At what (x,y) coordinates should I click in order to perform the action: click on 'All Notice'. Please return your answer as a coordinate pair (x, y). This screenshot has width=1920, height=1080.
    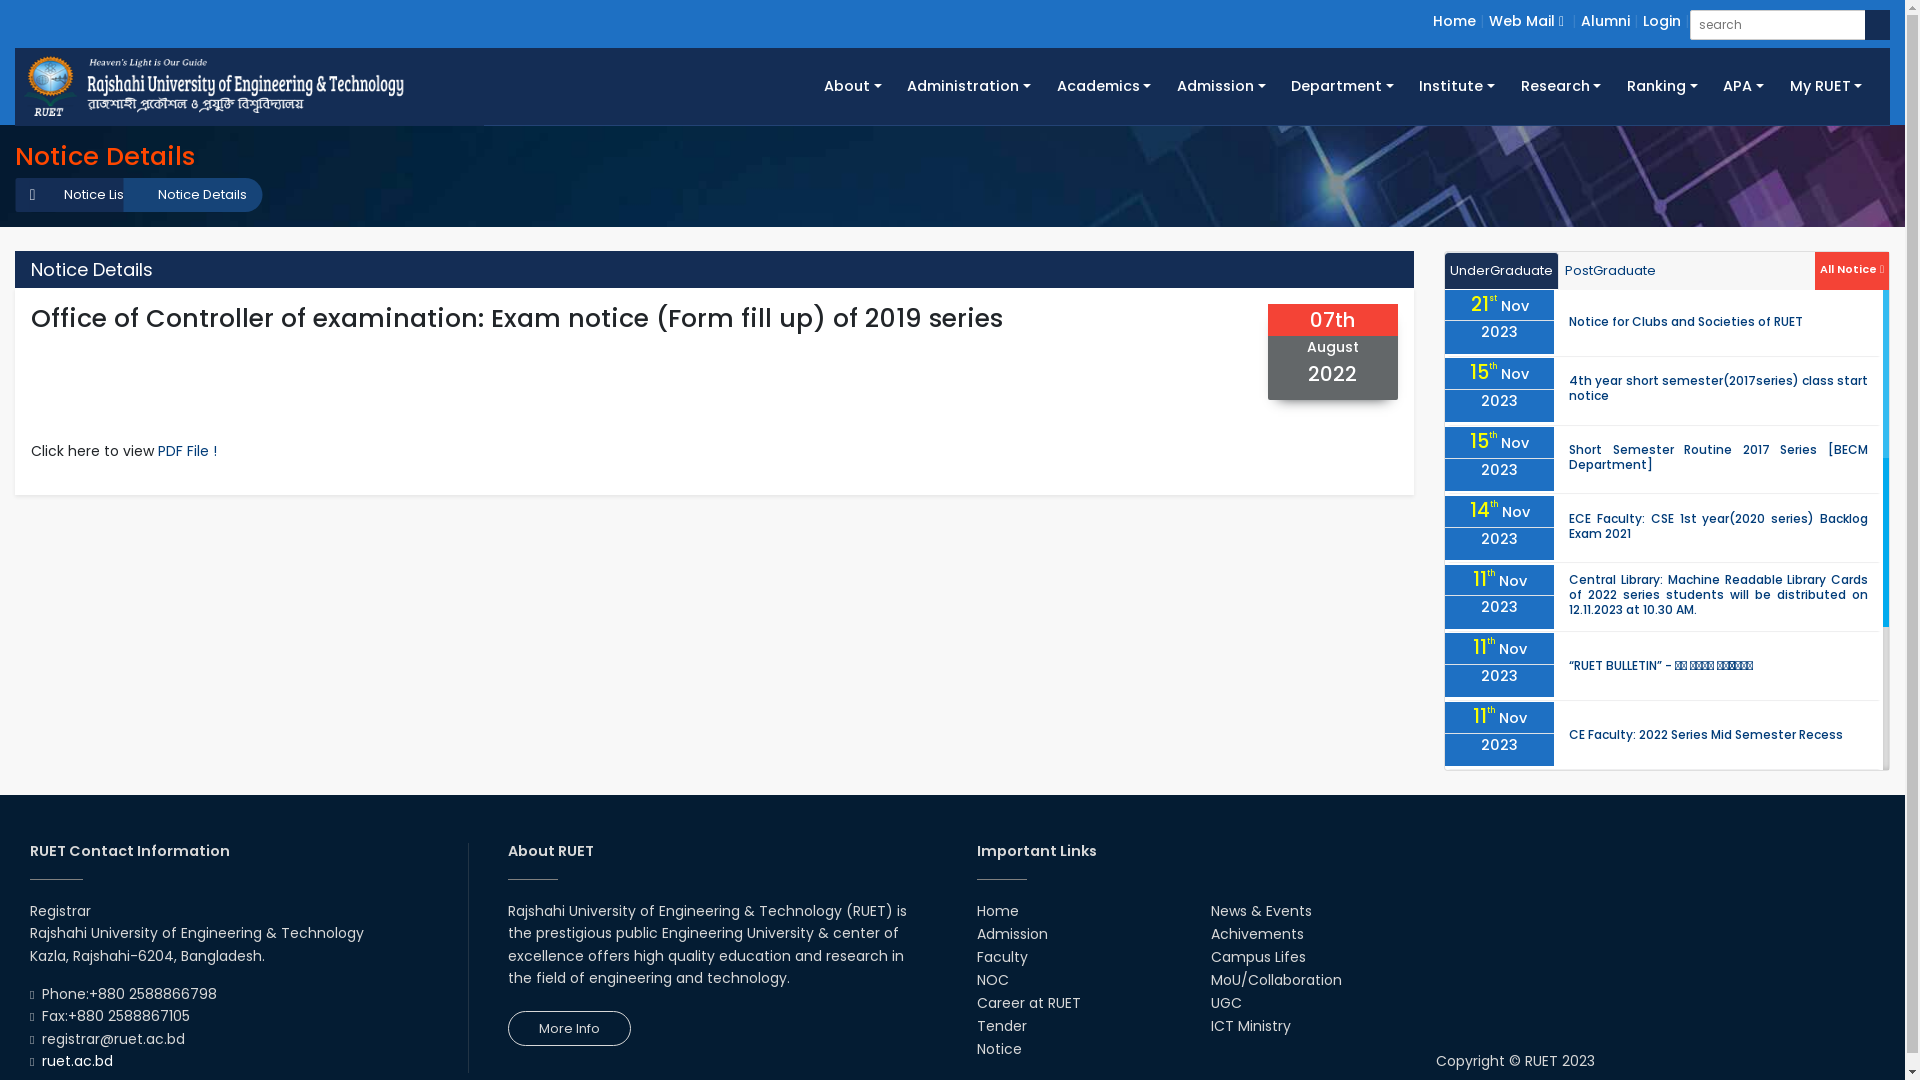
    Looking at the image, I should click on (1851, 266).